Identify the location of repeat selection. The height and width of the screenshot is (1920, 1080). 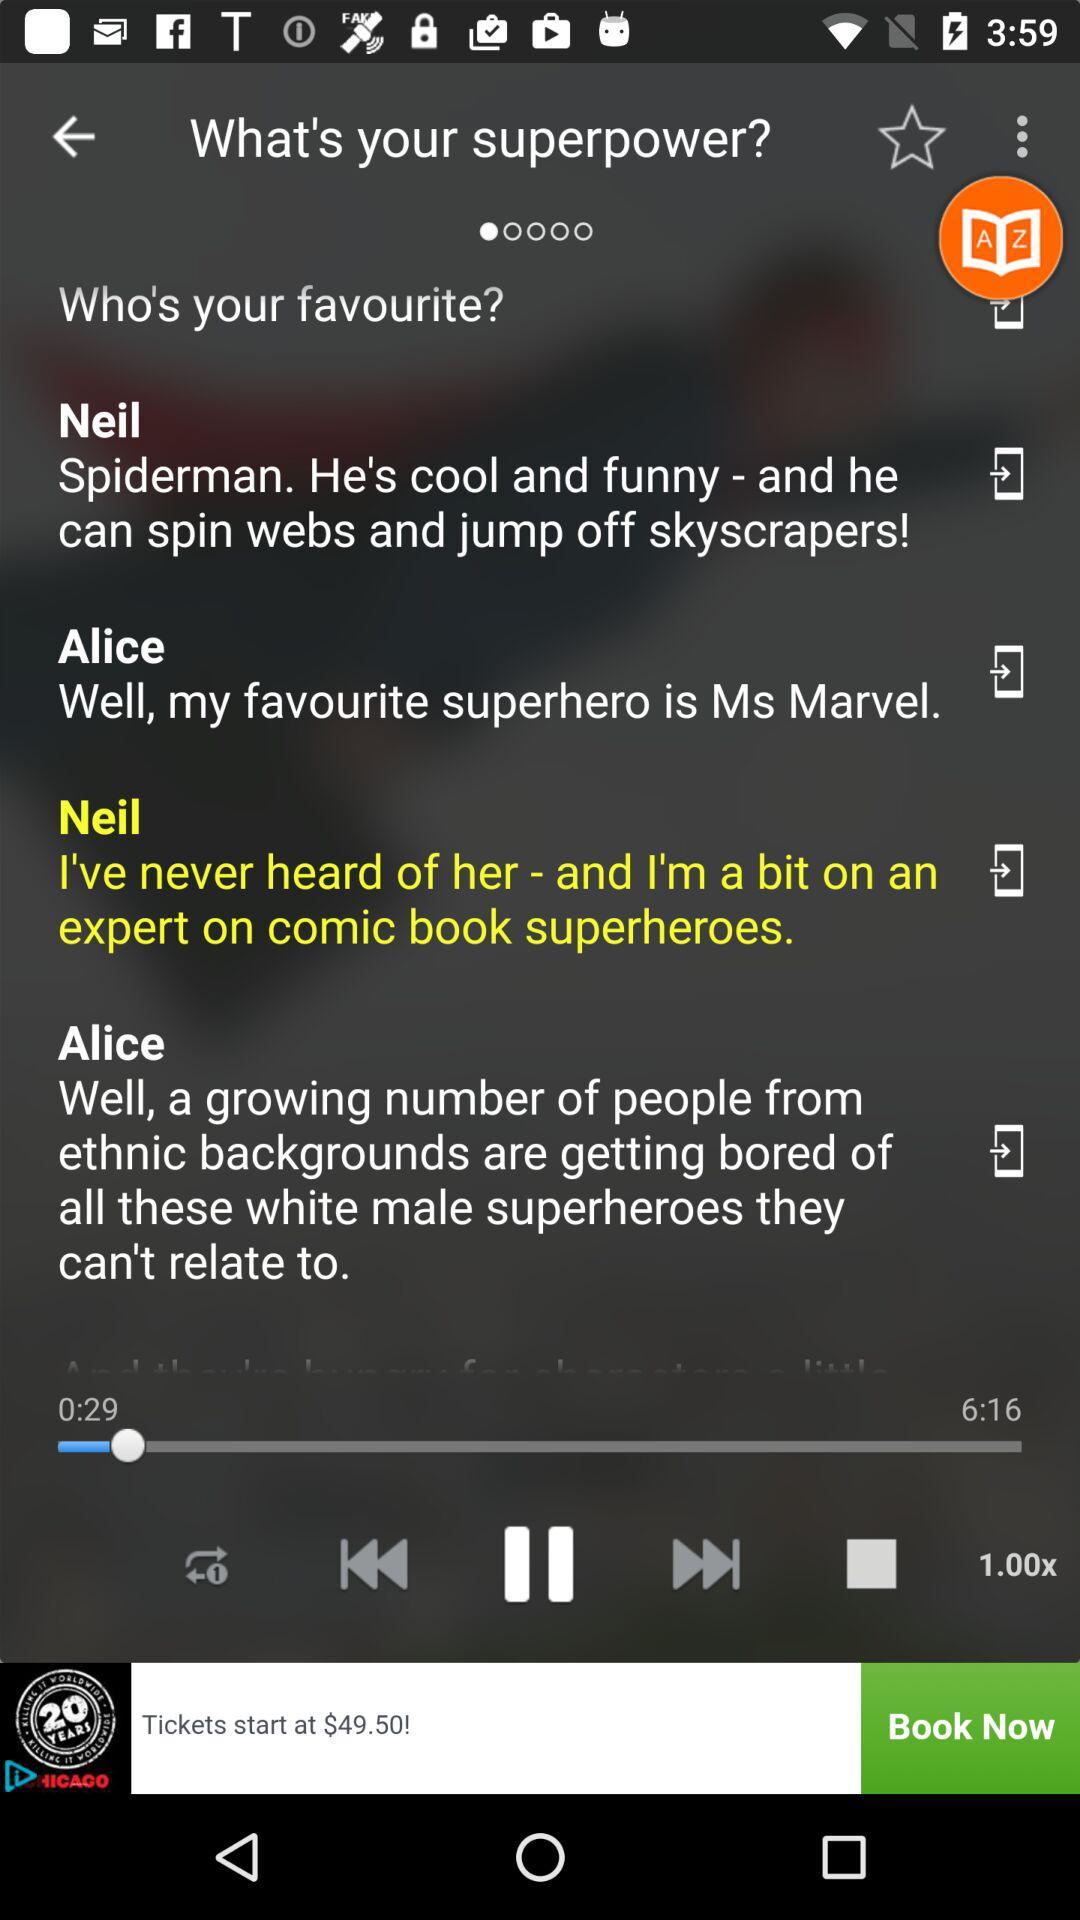
(207, 1562).